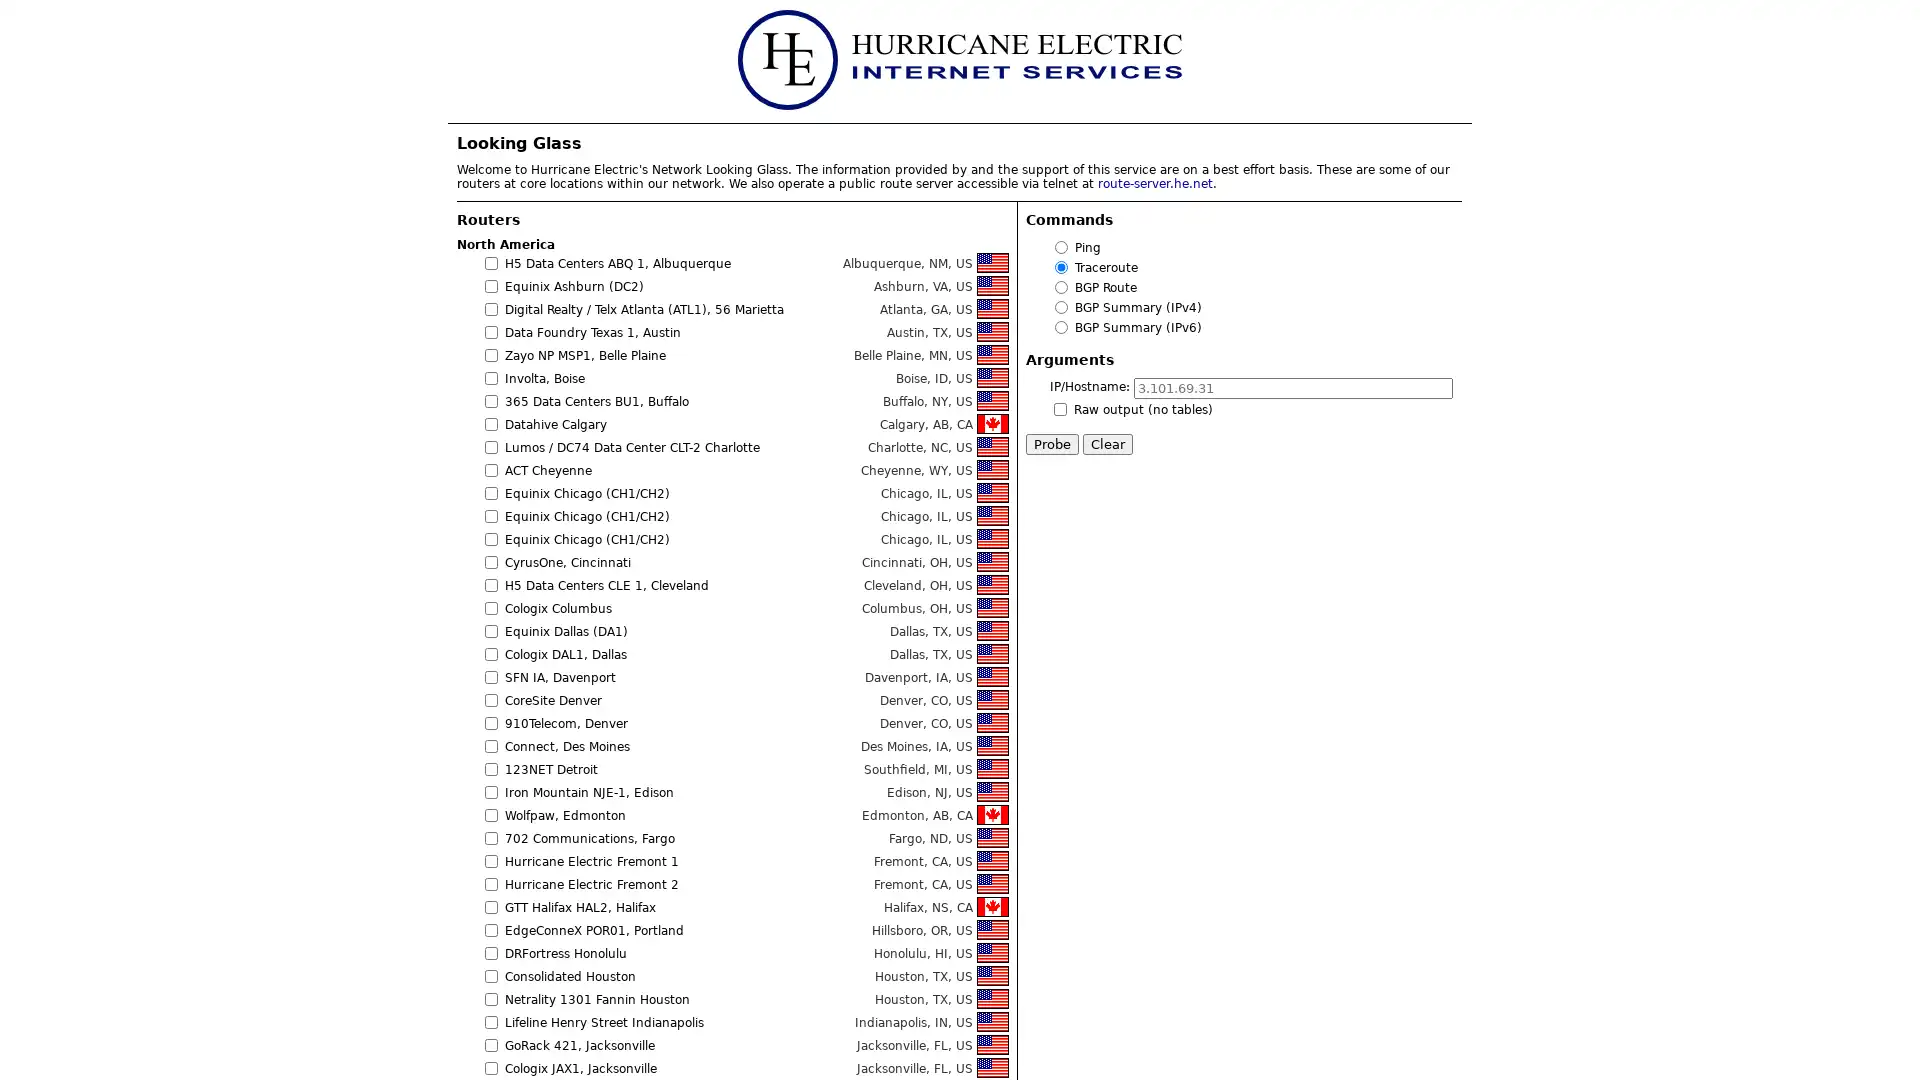 This screenshot has width=1920, height=1080. Describe the element at coordinates (1051, 443) in the screenshot. I see `Probe` at that location.